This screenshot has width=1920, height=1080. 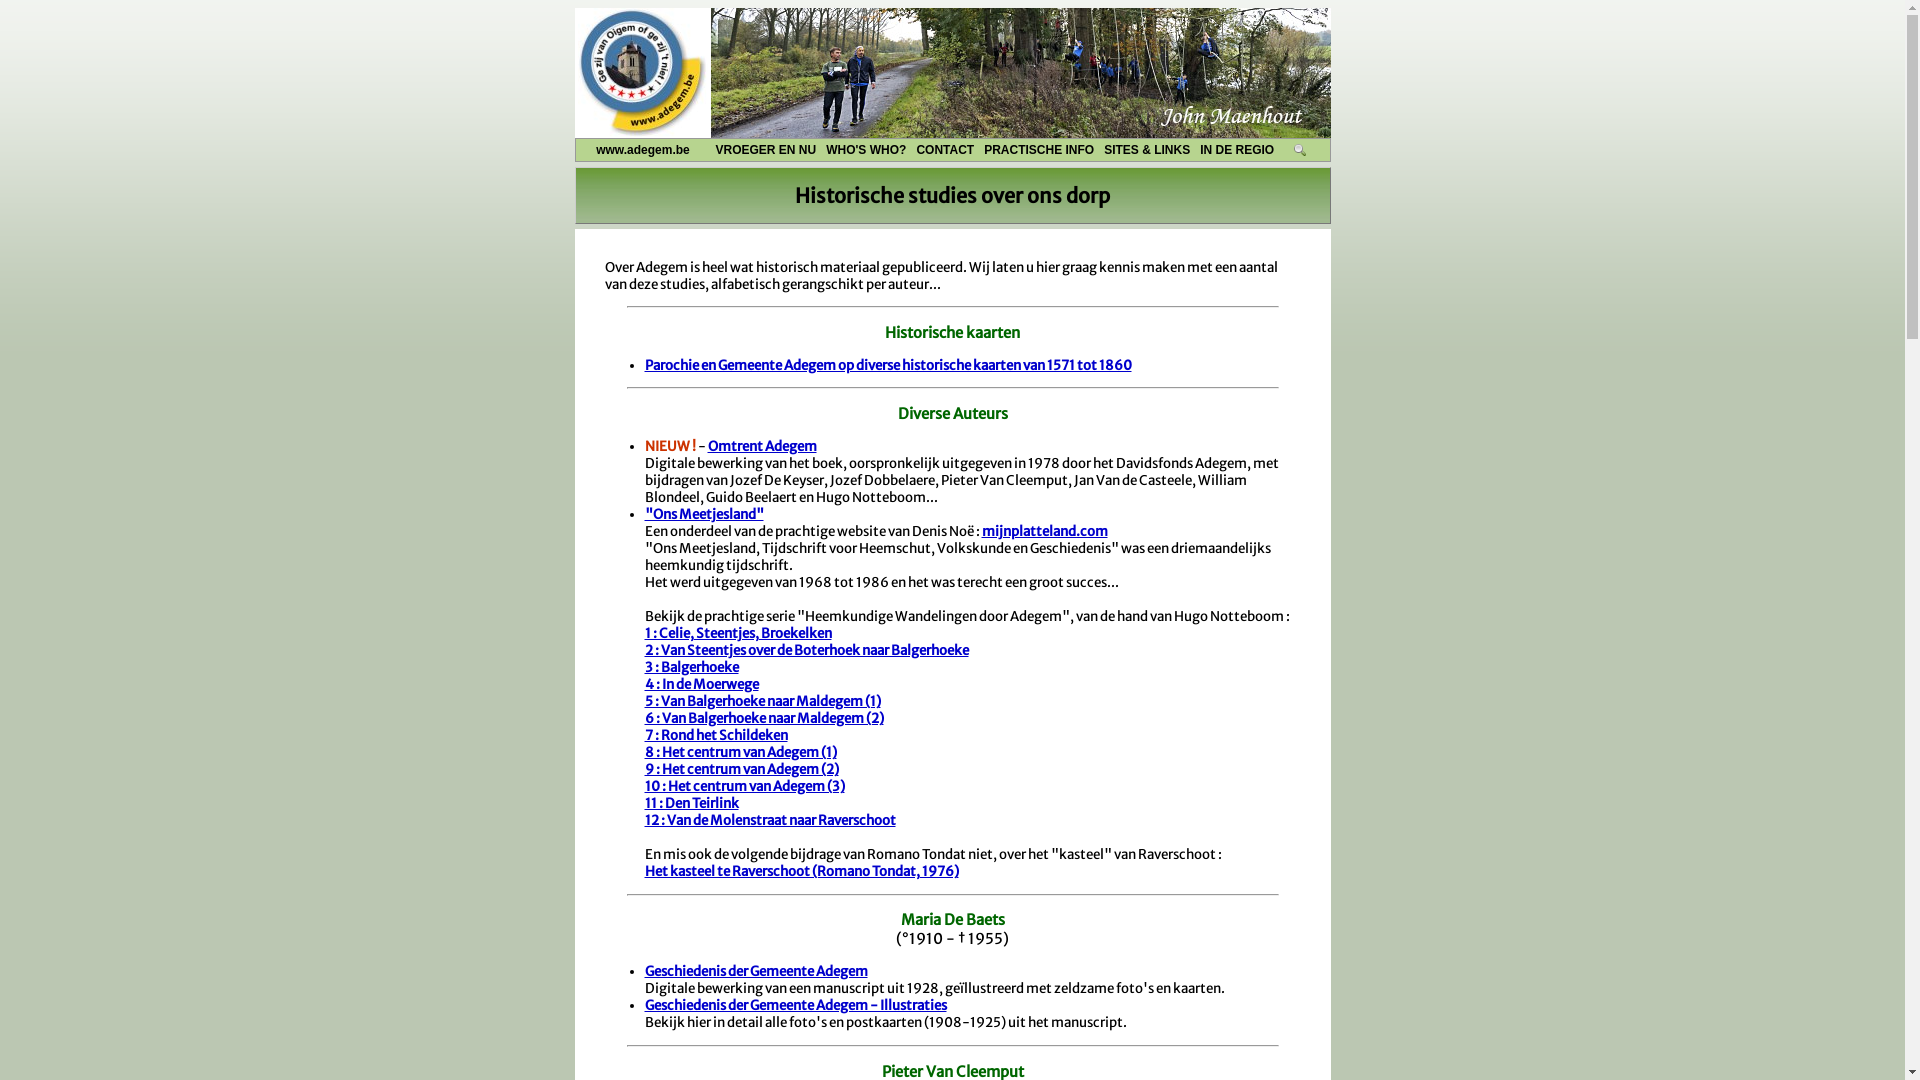 I want to click on 'IN DE REGIO', so click(x=1236, y=149).